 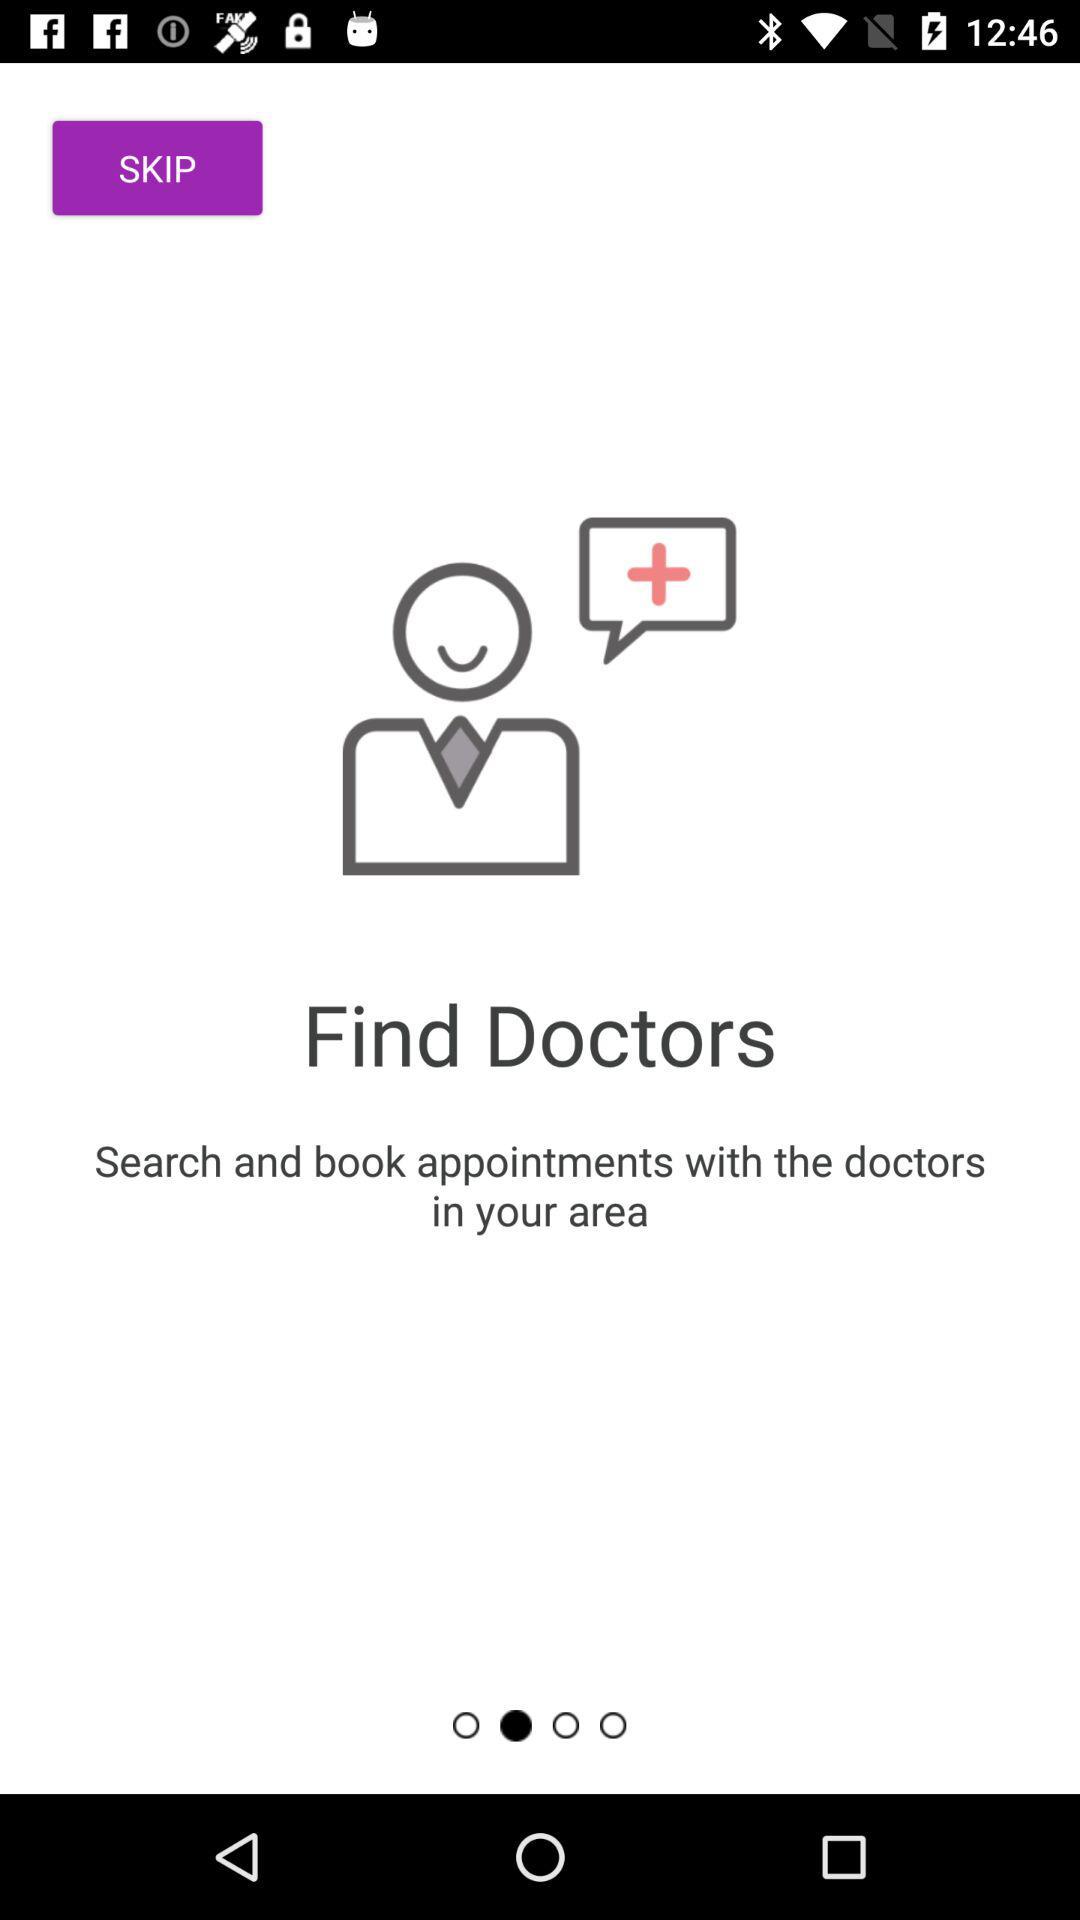 What do you see at coordinates (156, 168) in the screenshot?
I see `item above search and book icon` at bounding box center [156, 168].